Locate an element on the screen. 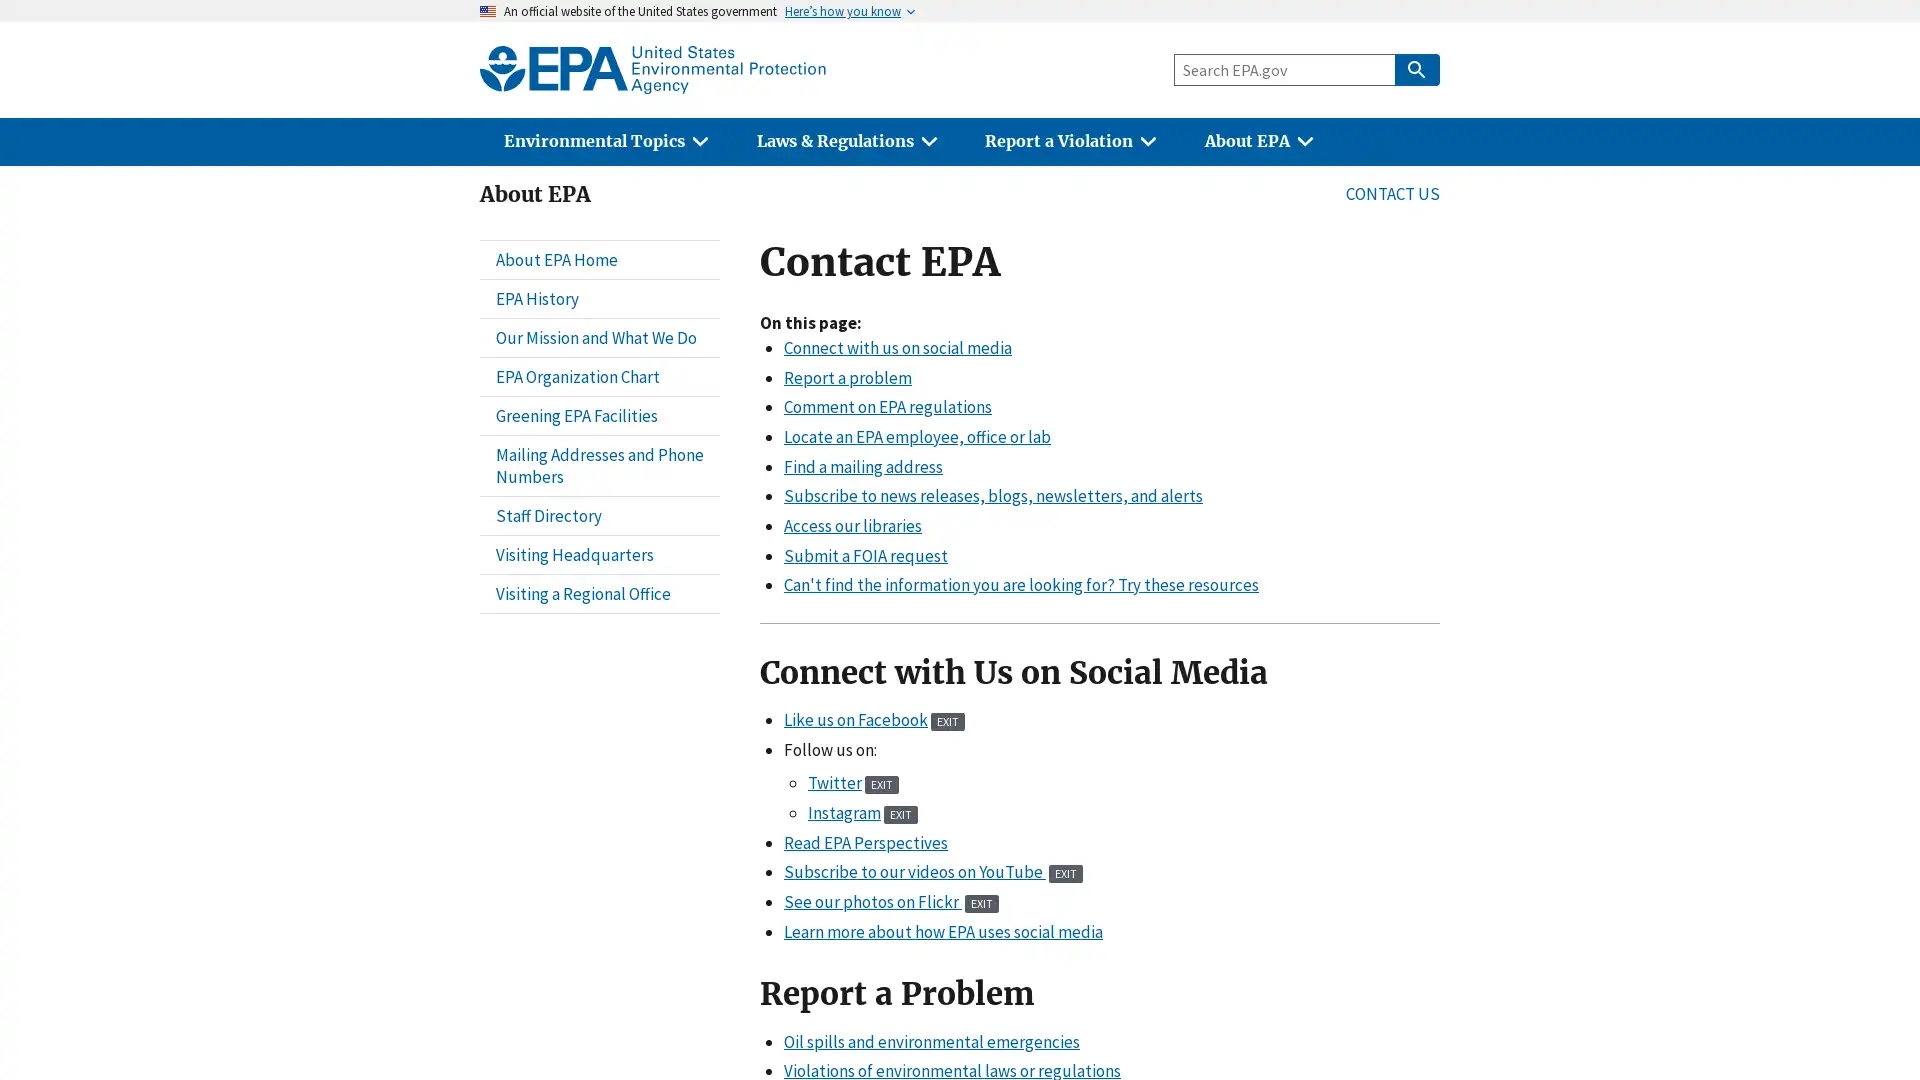 Image resolution: width=1920 pixels, height=1080 pixels. Heres how you know is located at coordinates (843, 11).